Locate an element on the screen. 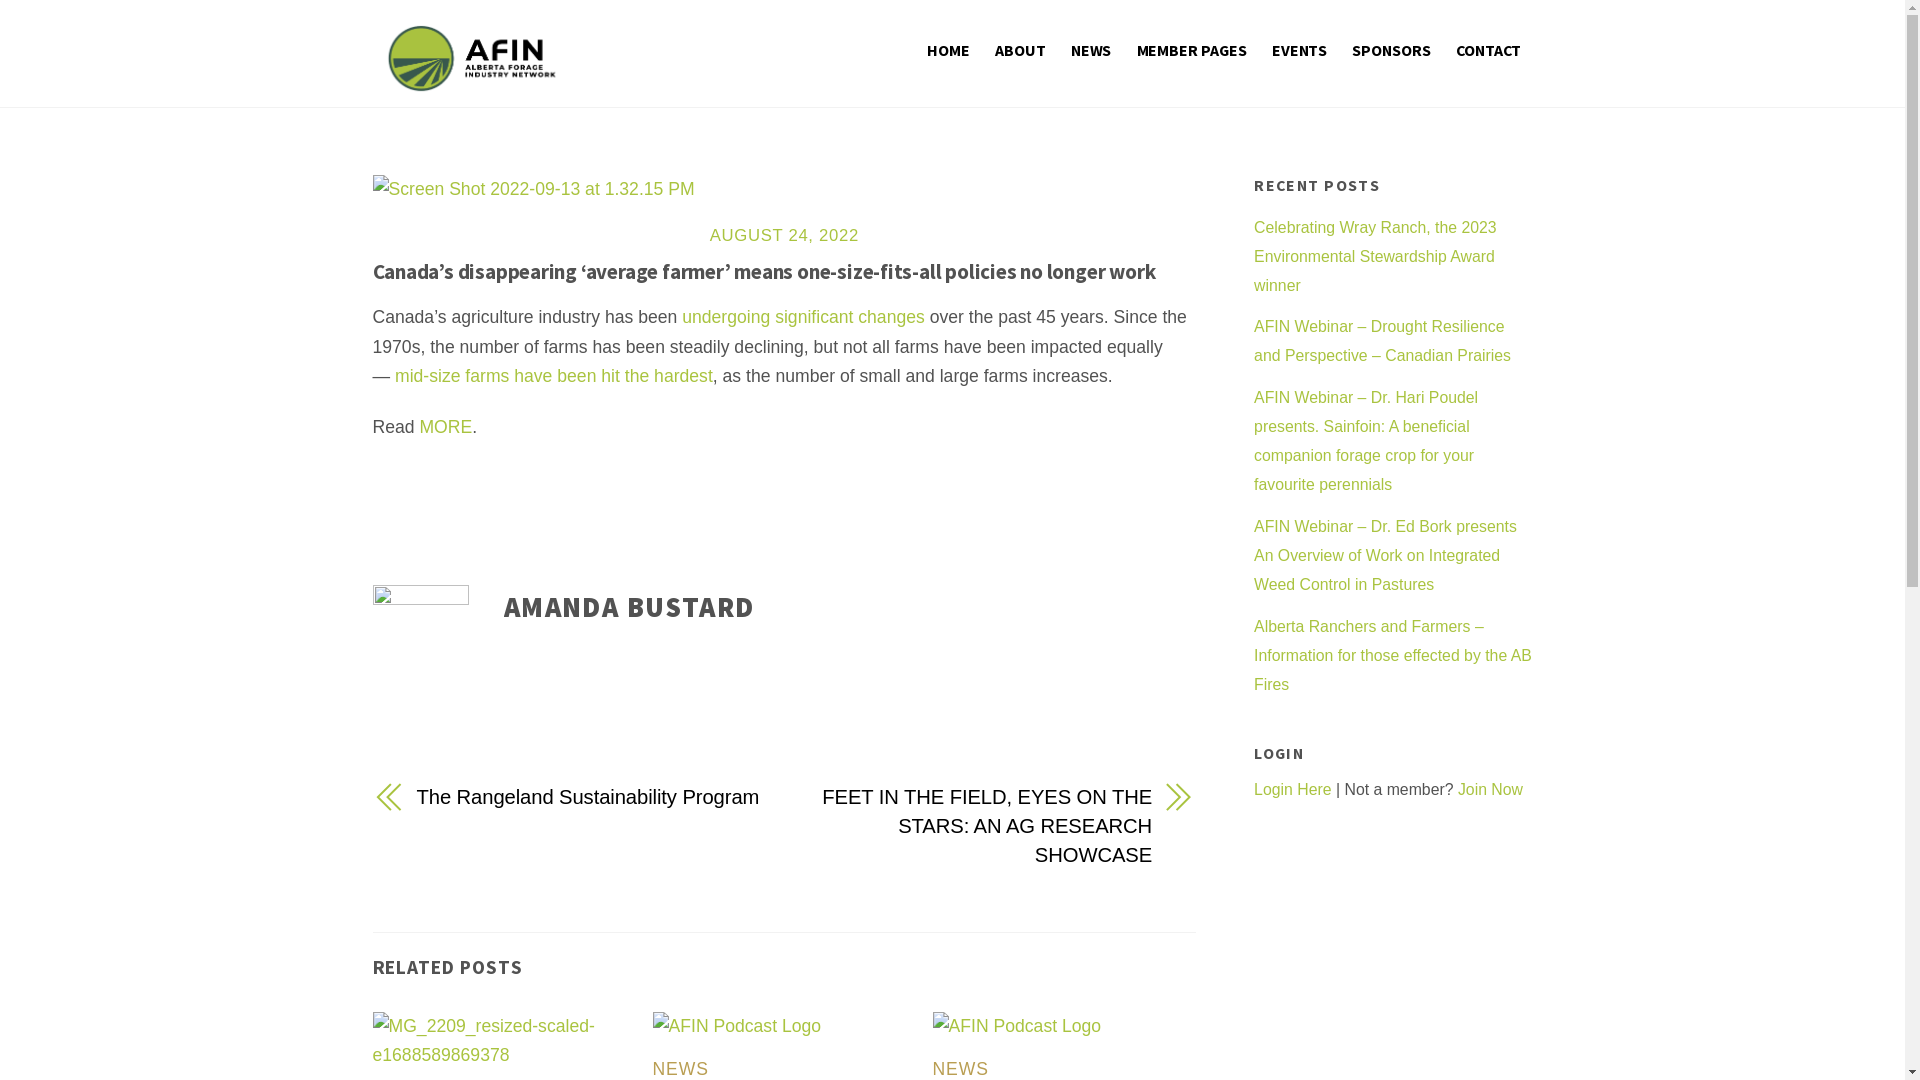 The image size is (1920, 1080). 'EVENTS' is located at coordinates (1300, 48).